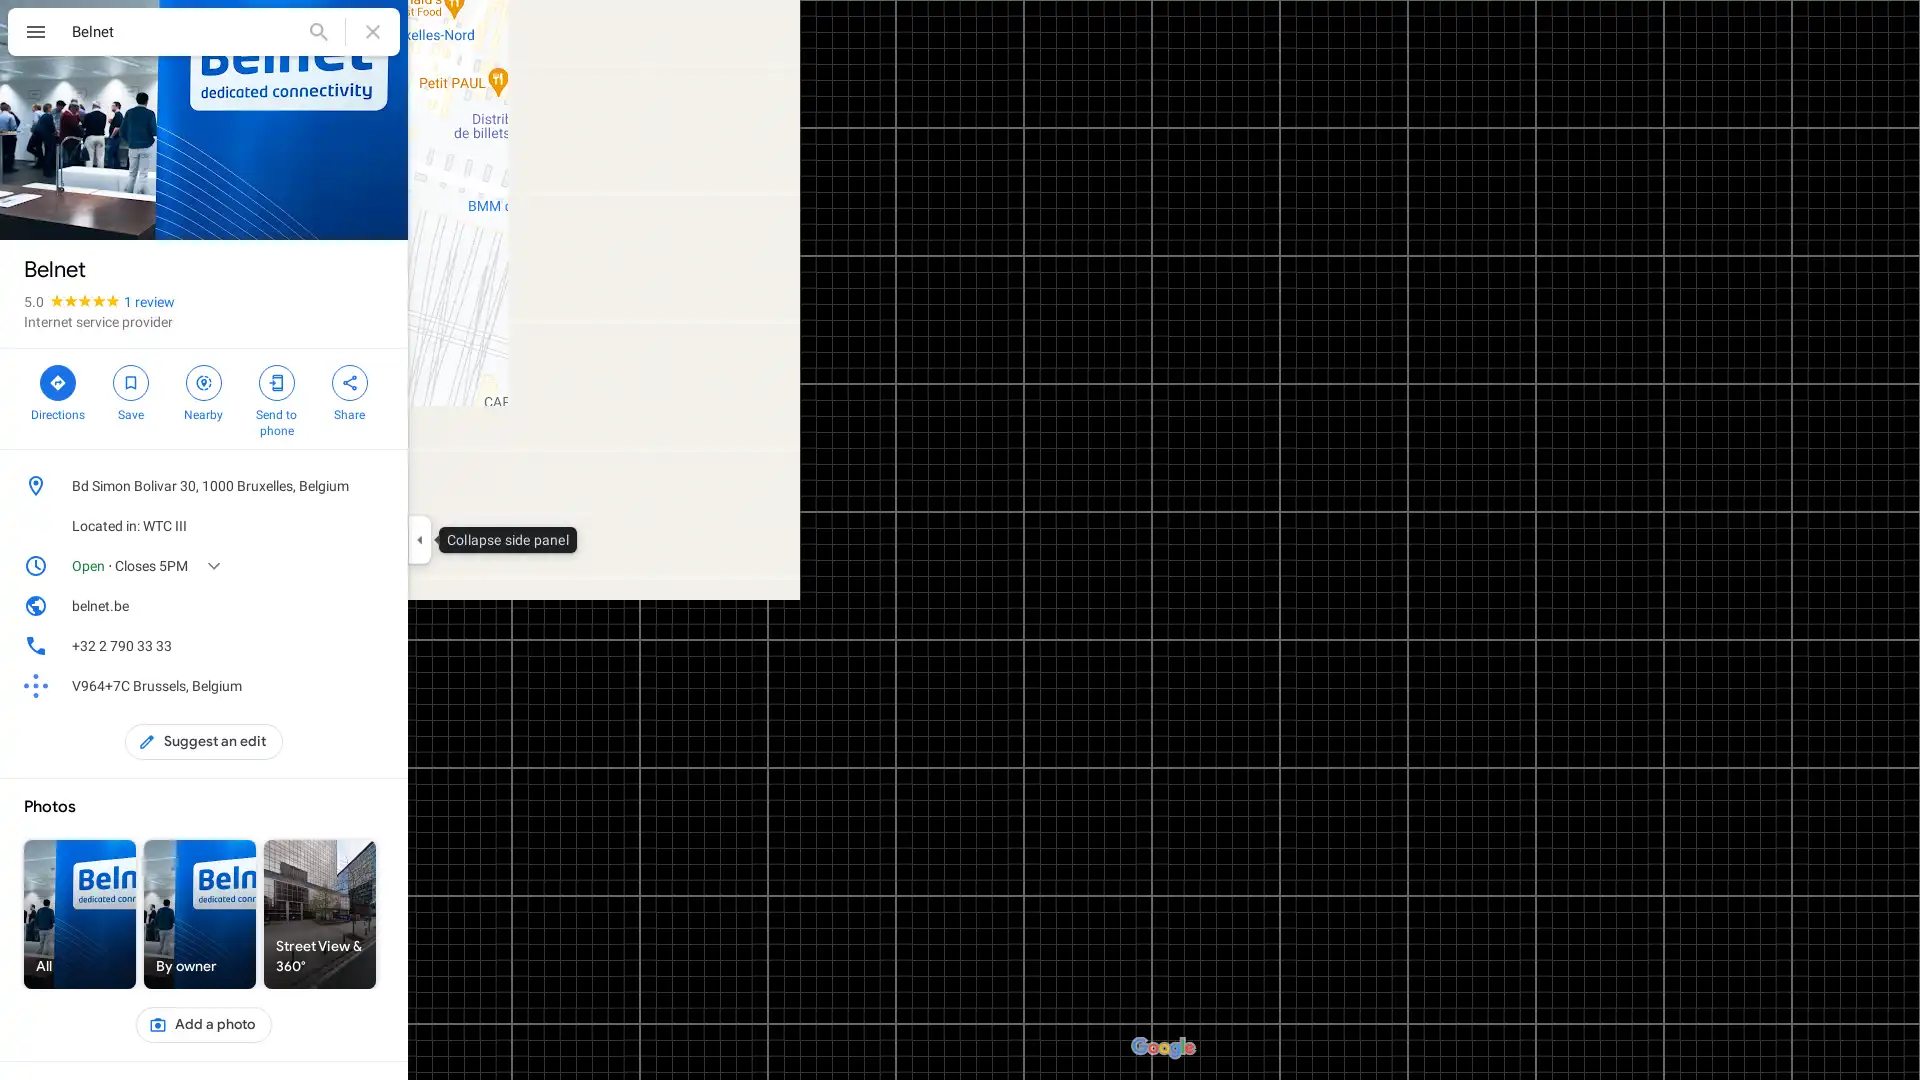 Image resolution: width=1920 pixels, height=1080 pixels. Describe the element at coordinates (200, 914) in the screenshot. I see `By owner` at that location.